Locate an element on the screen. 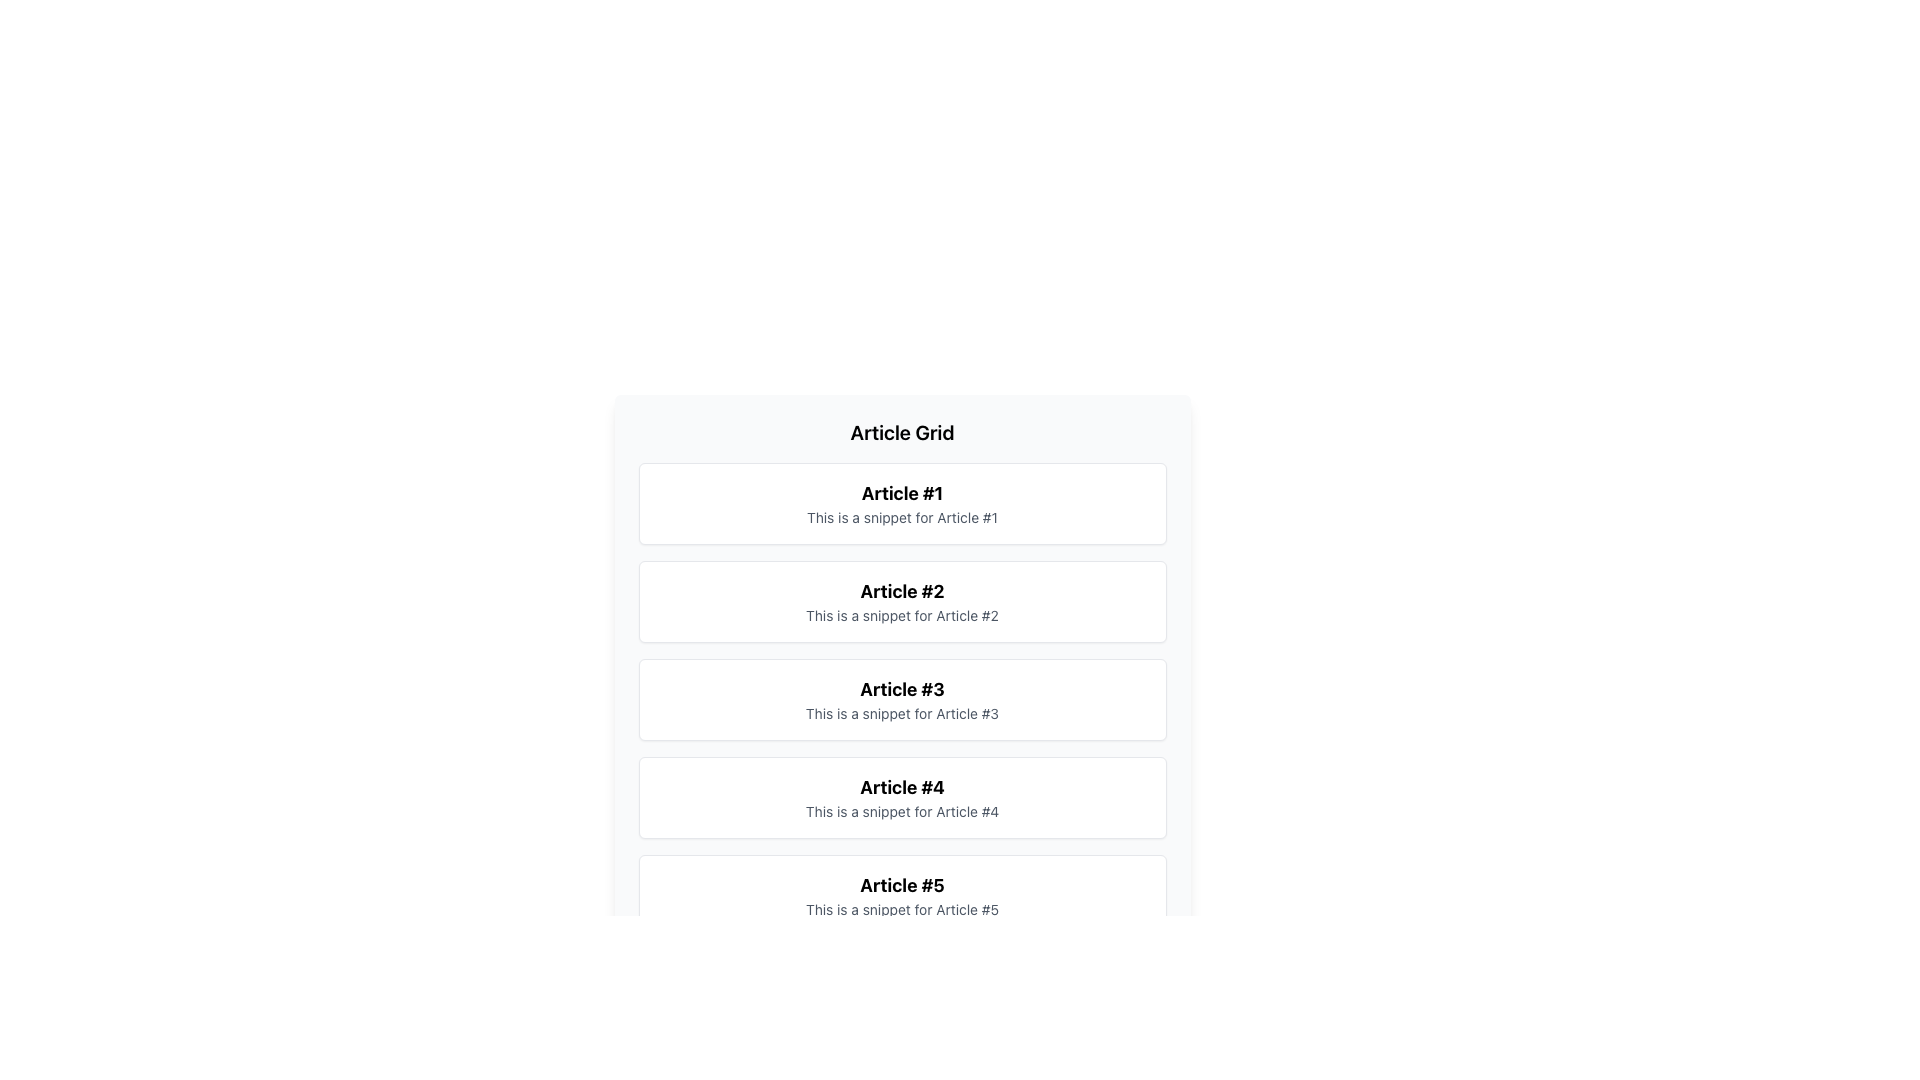 The height and width of the screenshot is (1080, 1920). the title text label of the second card is located at coordinates (901, 590).